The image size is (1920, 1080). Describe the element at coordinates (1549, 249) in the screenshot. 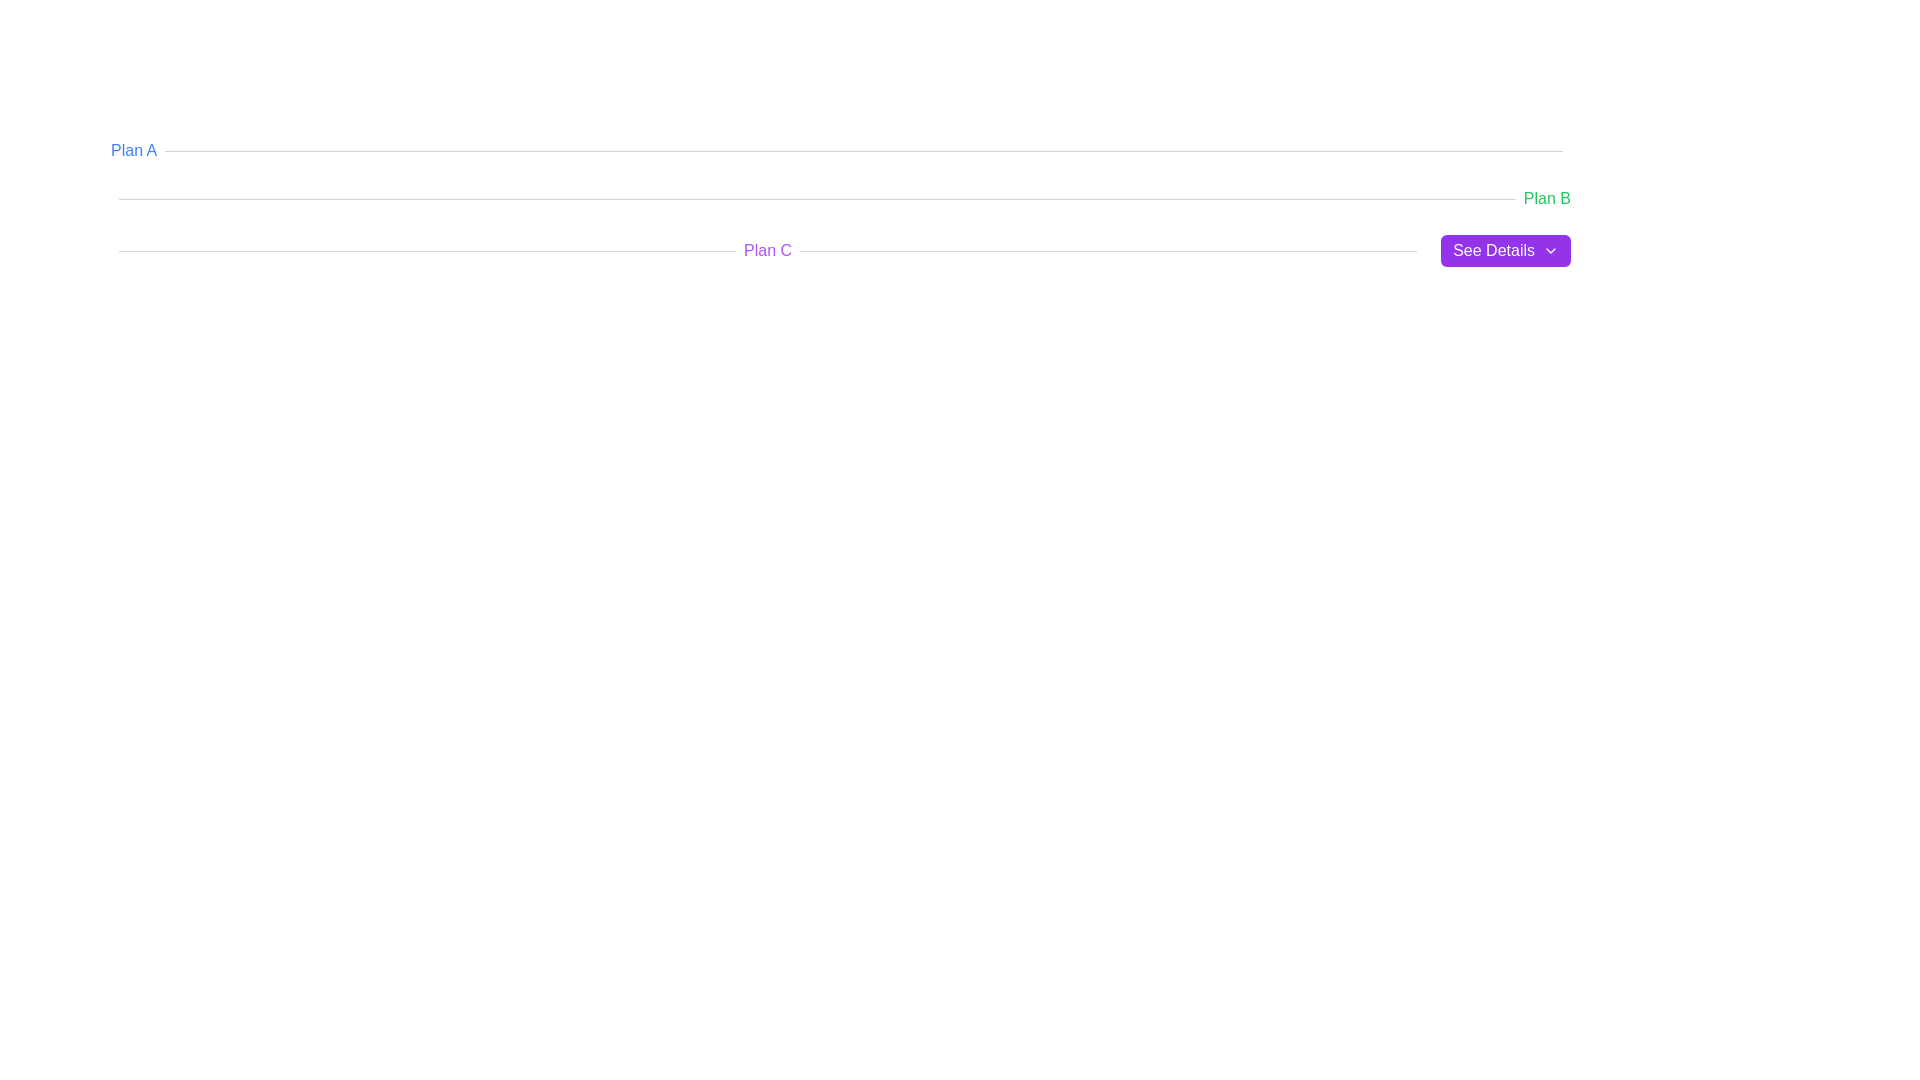

I see `the chevron icon located at the far right inside the purple button labeled 'See Details', which indicates the presence of additional details or a dropdown menu` at that location.